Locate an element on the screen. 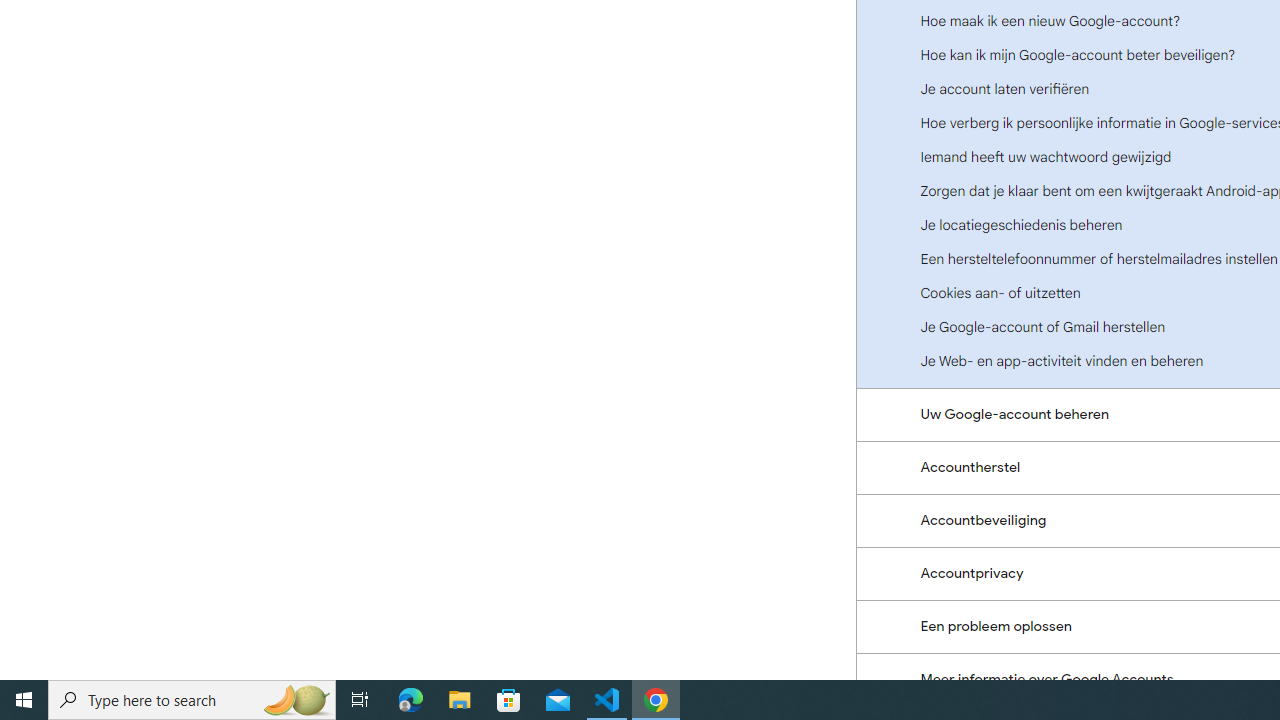  'Search highlights icon opens search home window' is located at coordinates (294, 698).